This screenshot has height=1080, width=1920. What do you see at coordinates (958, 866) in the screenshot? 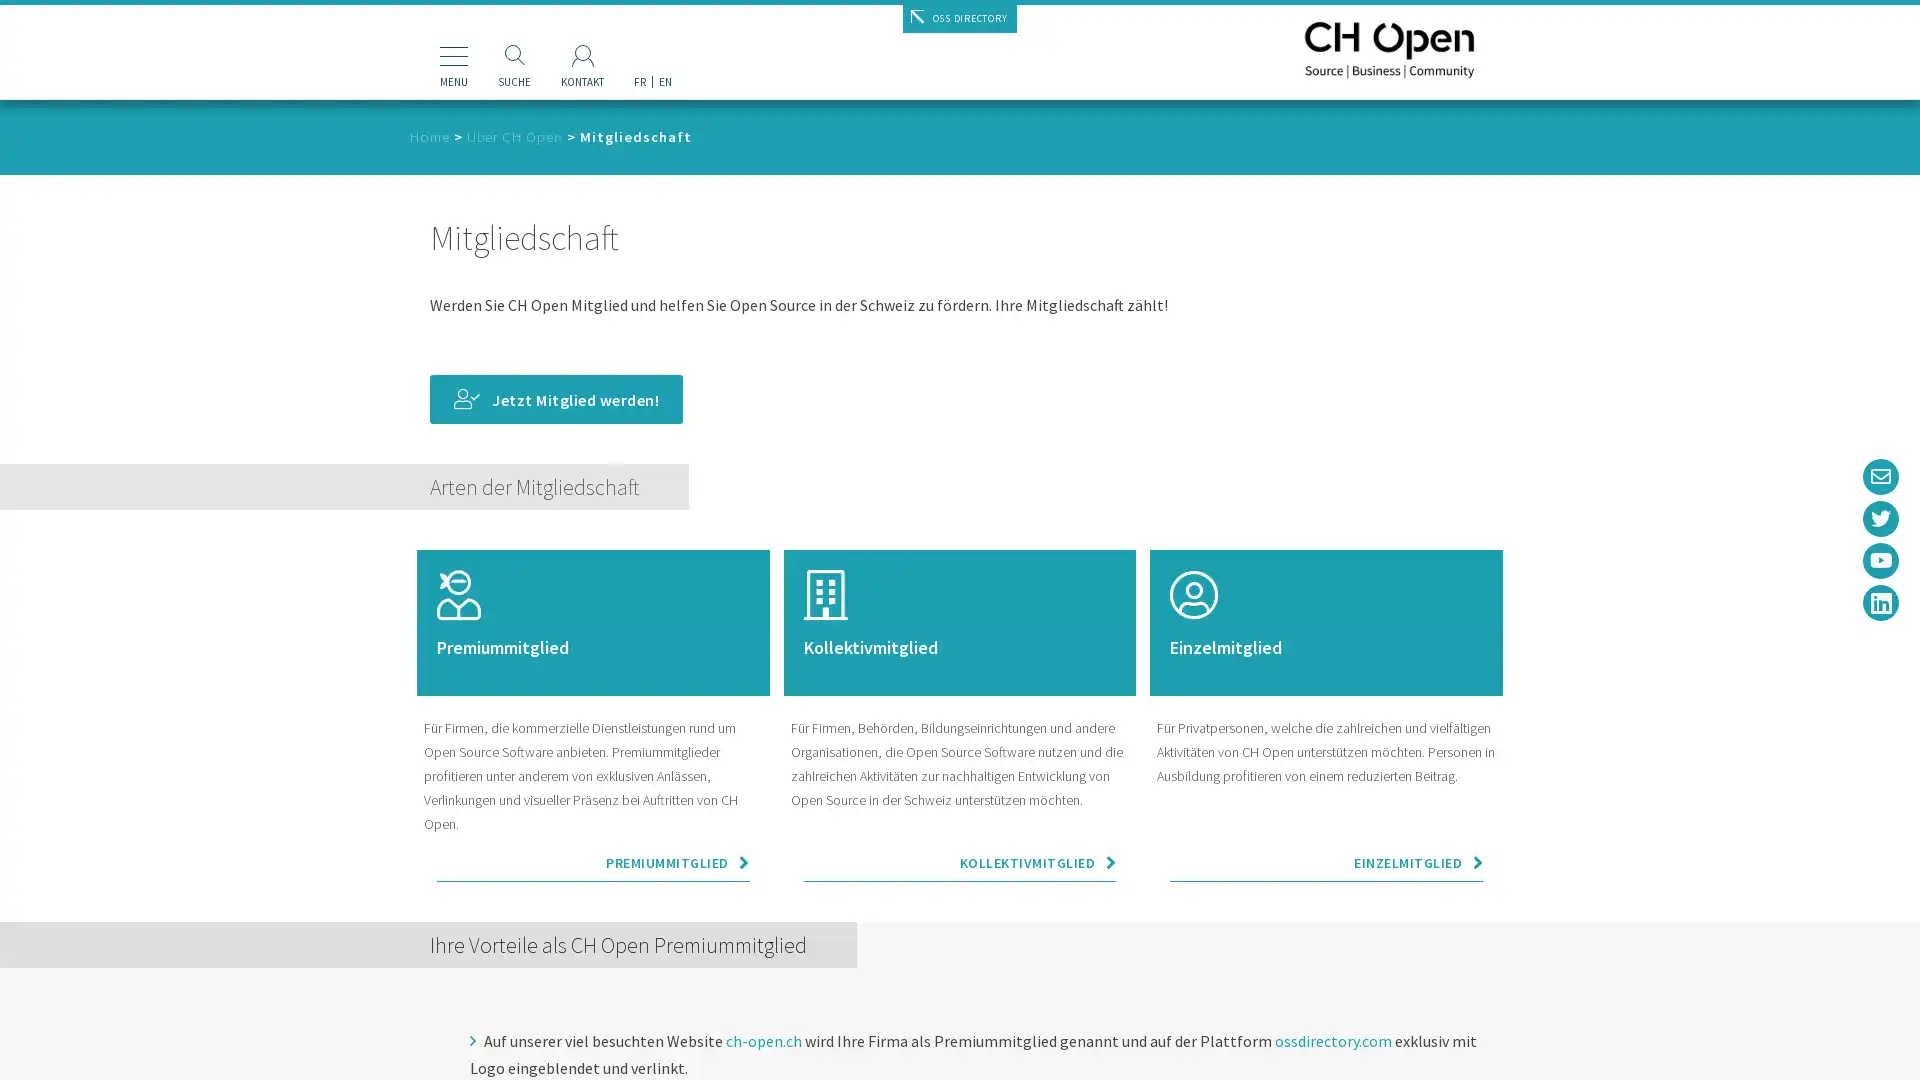
I see `KOLLEKTIVMITGLIED` at bounding box center [958, 866].